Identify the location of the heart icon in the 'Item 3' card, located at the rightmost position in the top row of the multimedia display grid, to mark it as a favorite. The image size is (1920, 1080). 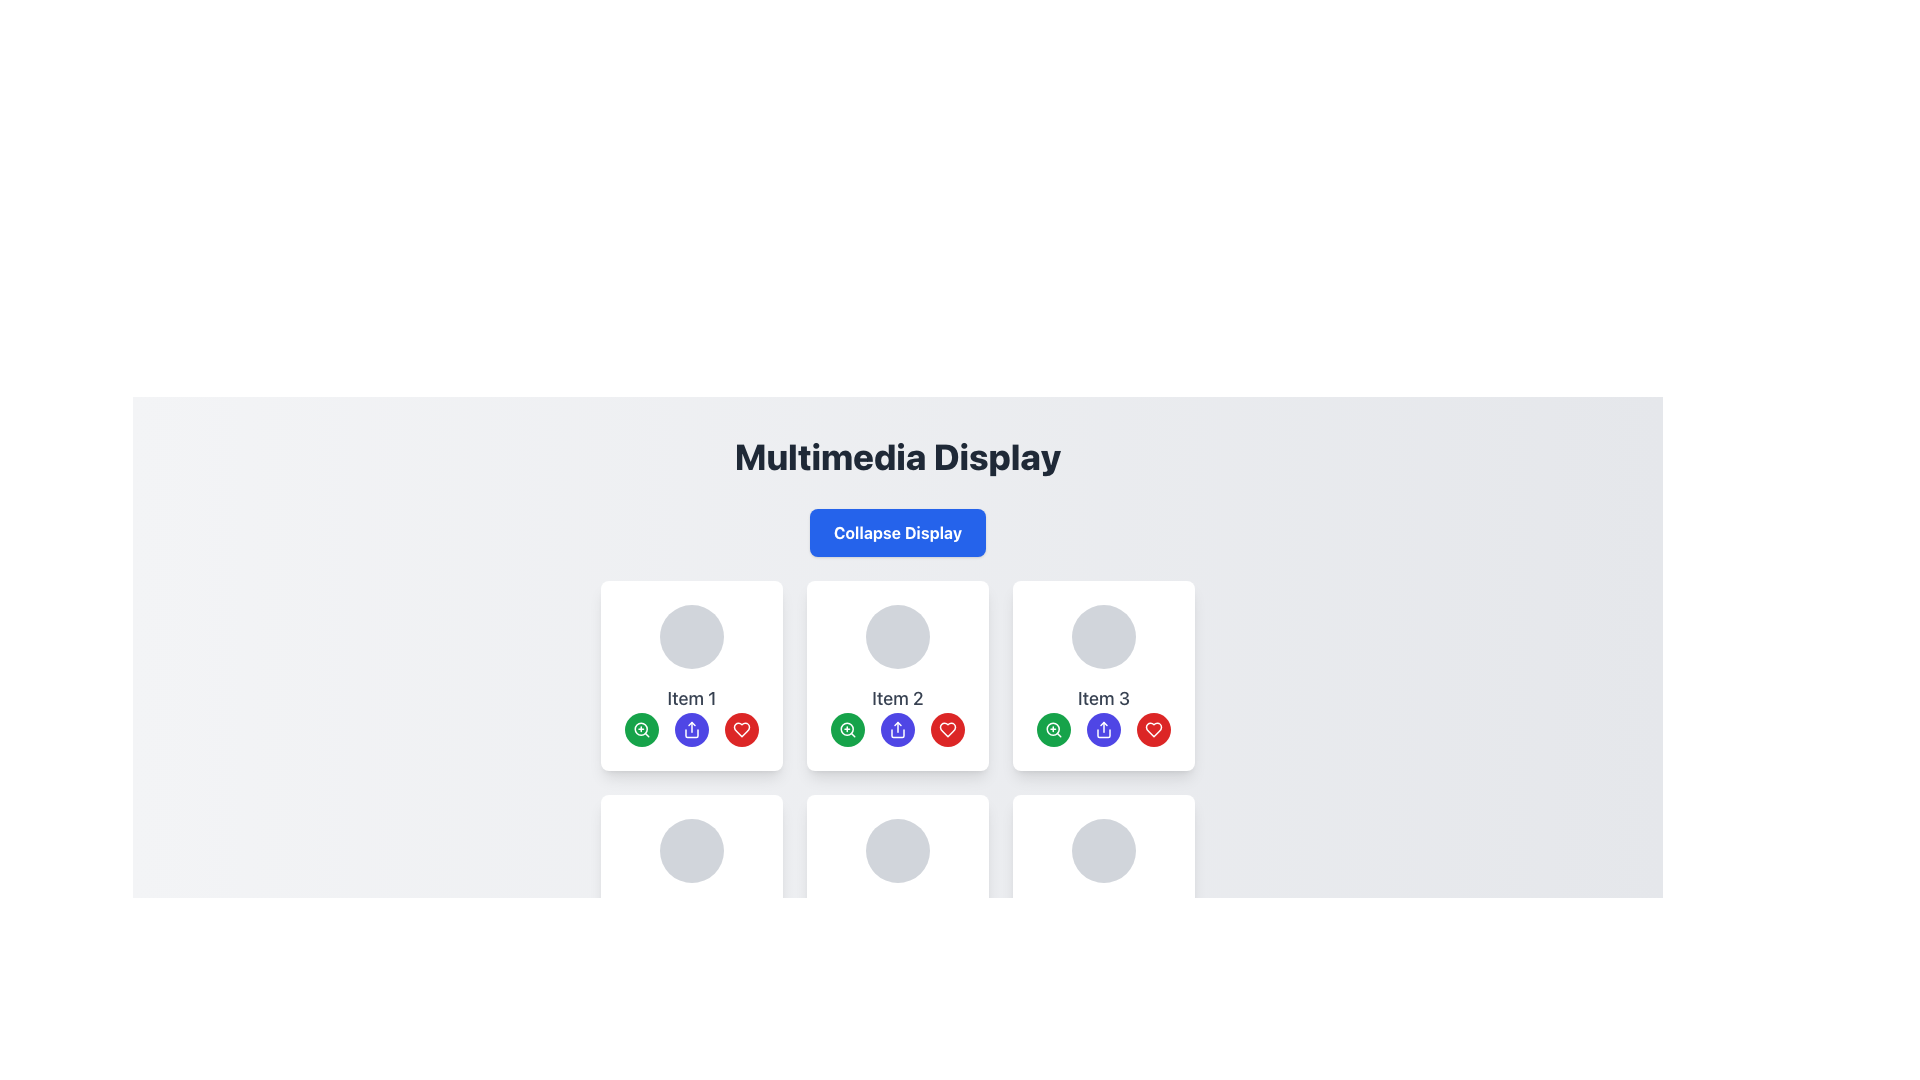
(947, 729).